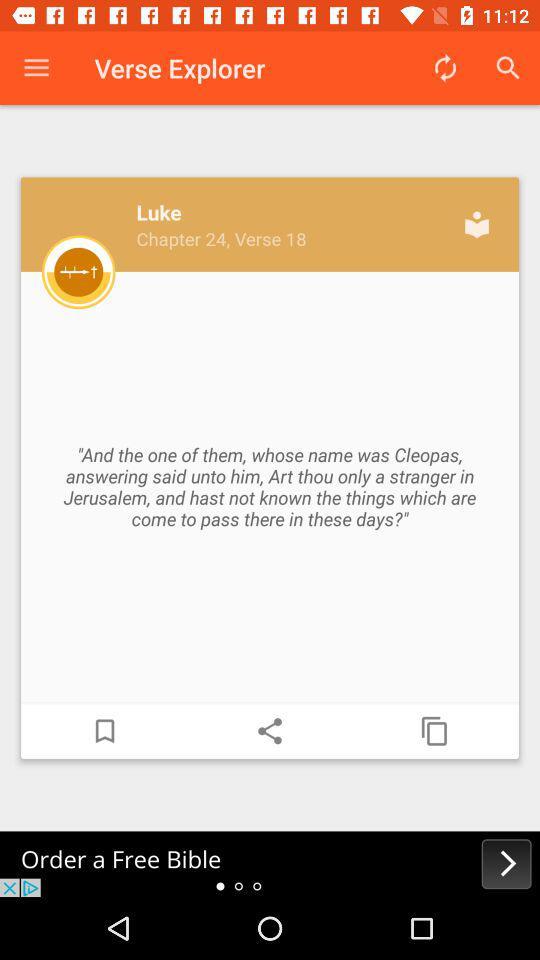  What do you see at coordinates (270, 730) in the screenshot?
I see `share bible verse` at bounding box center [270, 730].